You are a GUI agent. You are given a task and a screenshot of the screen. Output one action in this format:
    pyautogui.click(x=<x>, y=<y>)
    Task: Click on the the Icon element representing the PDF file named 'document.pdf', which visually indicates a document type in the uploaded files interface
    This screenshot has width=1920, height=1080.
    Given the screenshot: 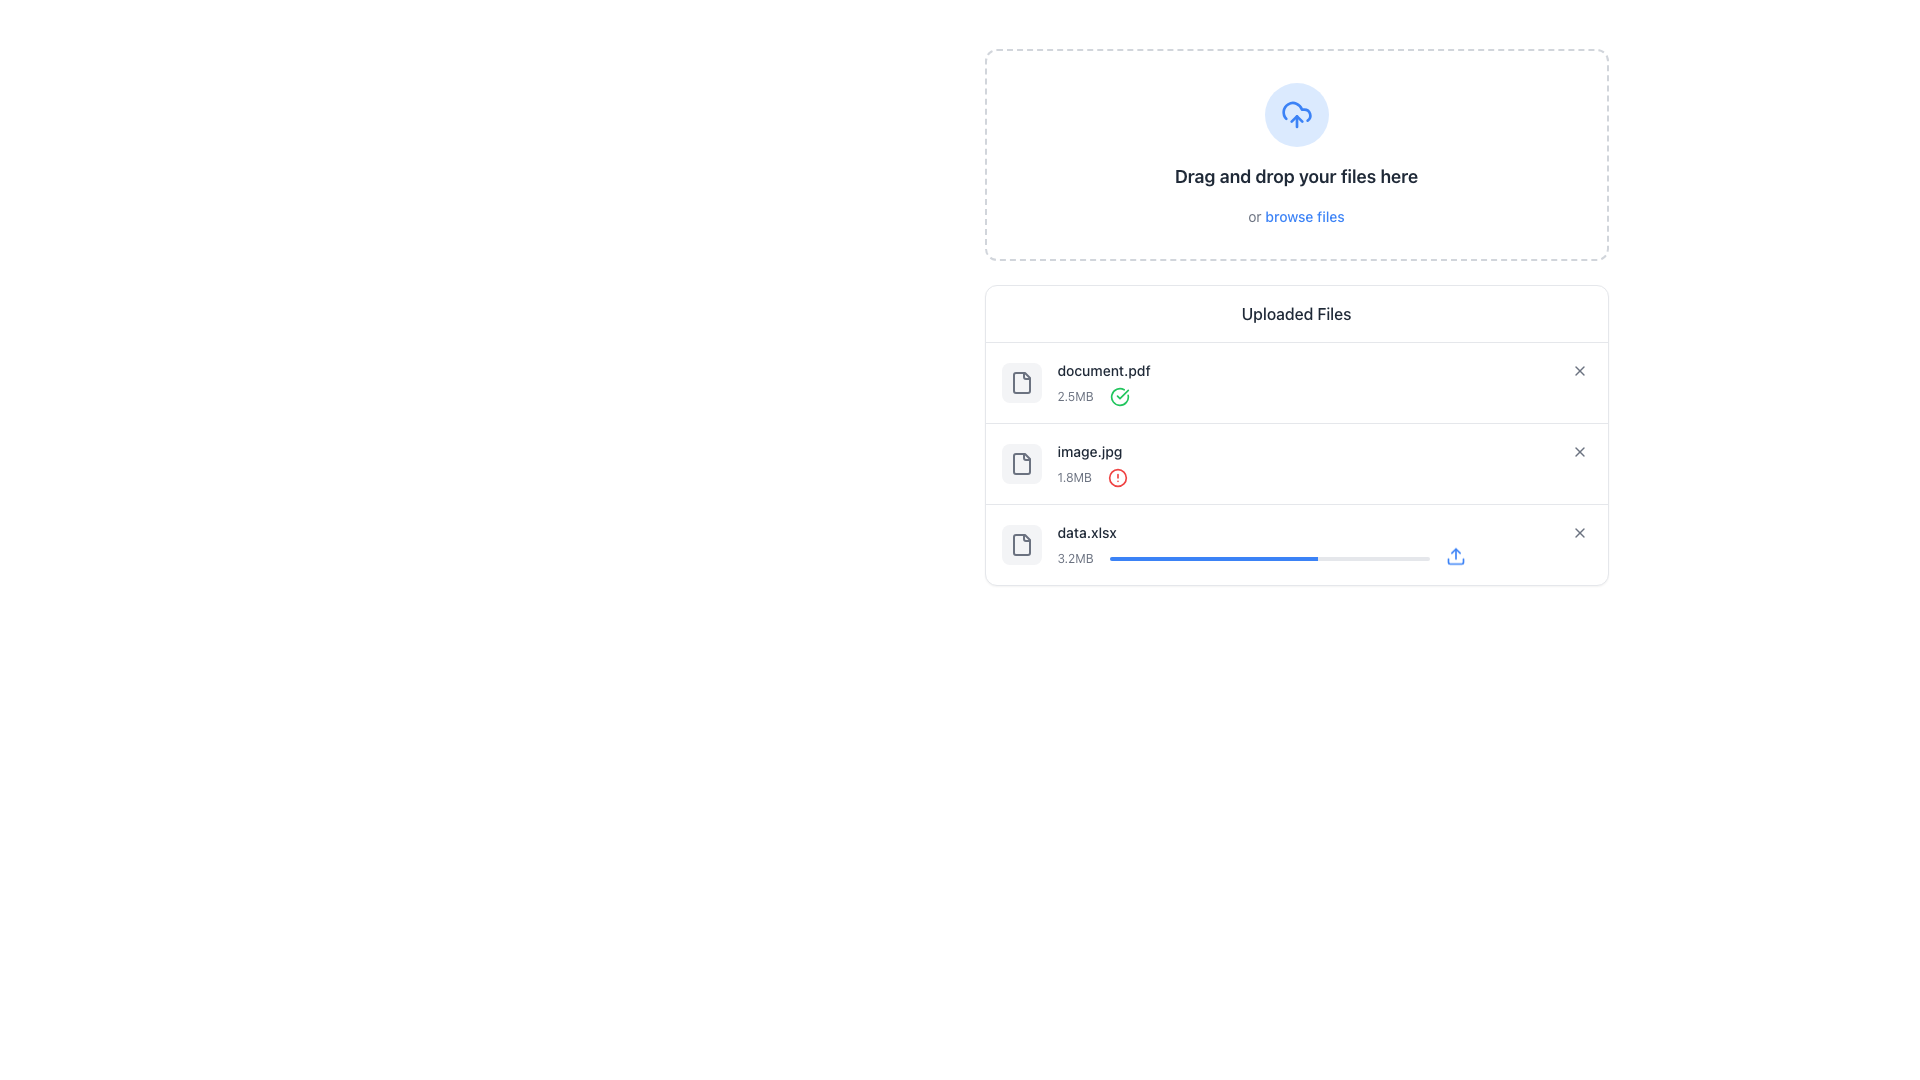 What is the action you would take?
    pyautogui.click(x=1021, y=382)
    